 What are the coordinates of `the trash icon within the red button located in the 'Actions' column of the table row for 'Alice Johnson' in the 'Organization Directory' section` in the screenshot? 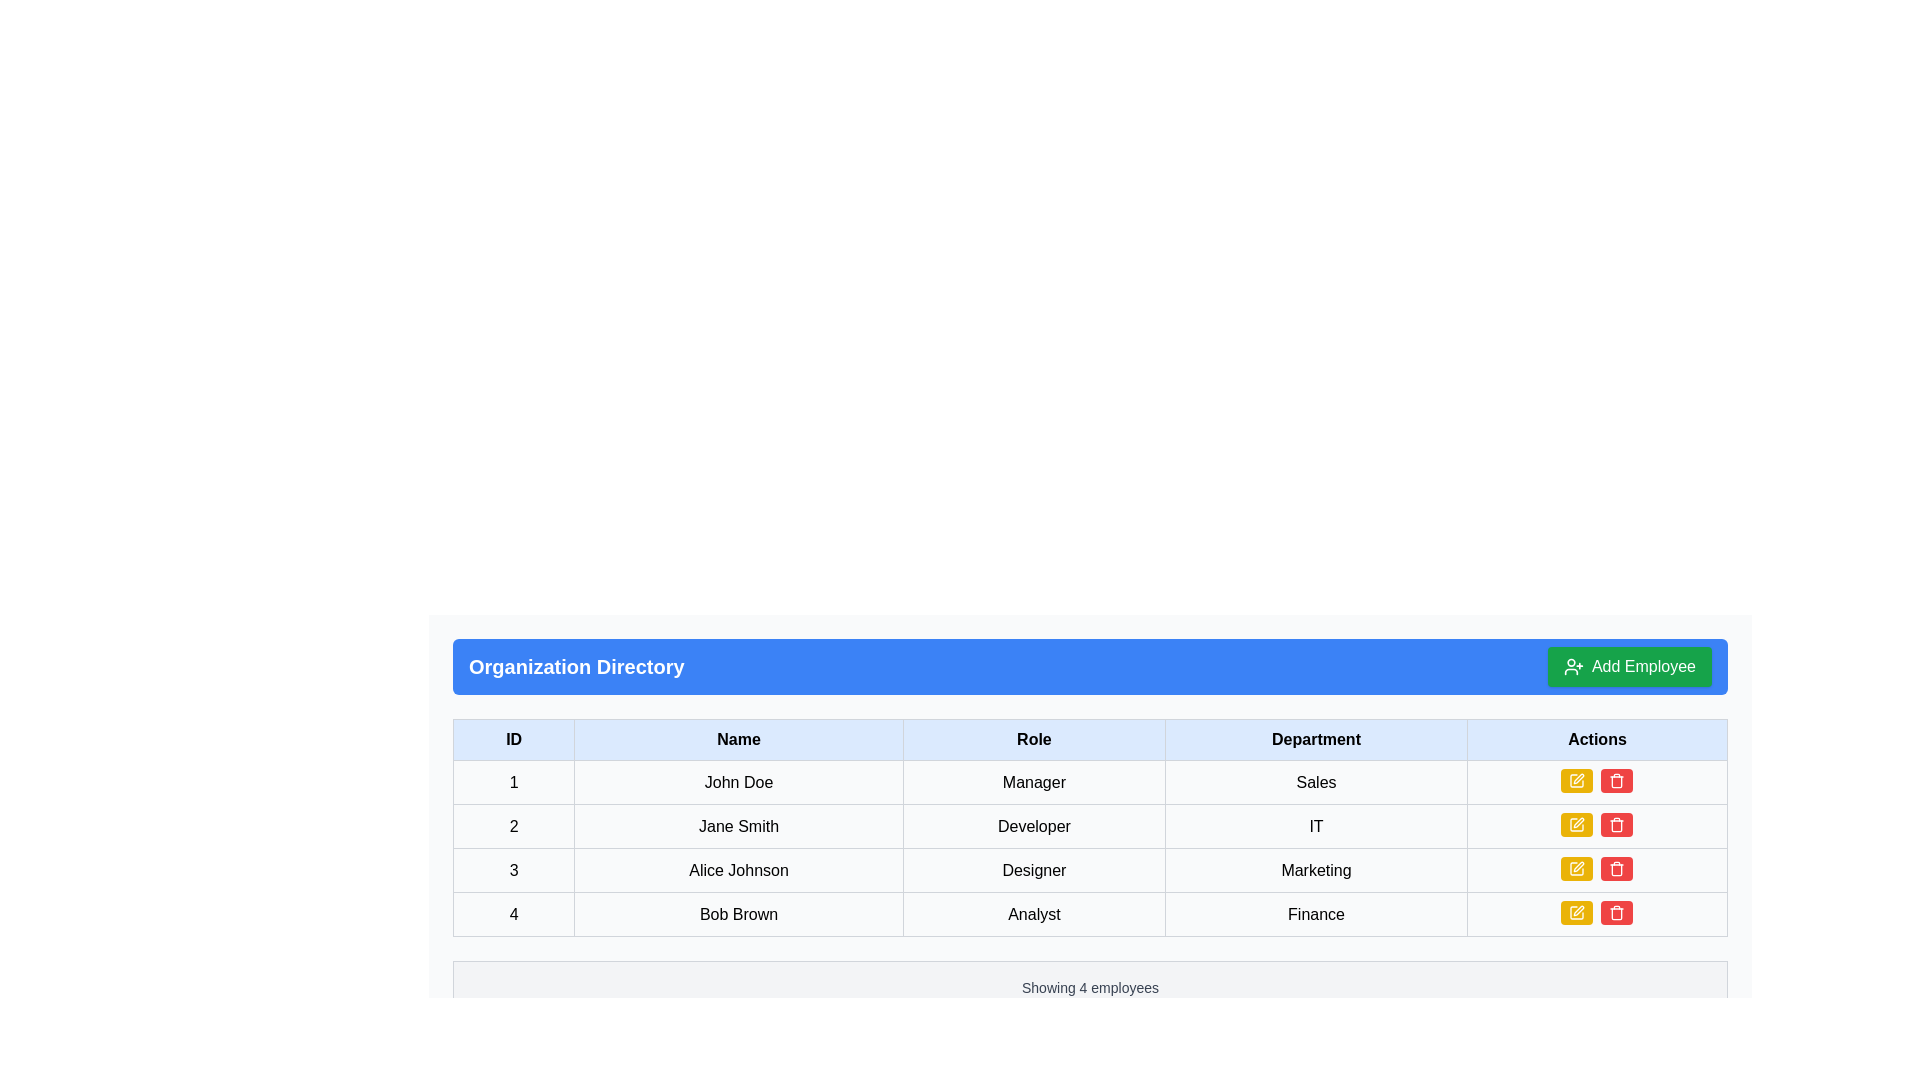 It's located at (1617, 867).